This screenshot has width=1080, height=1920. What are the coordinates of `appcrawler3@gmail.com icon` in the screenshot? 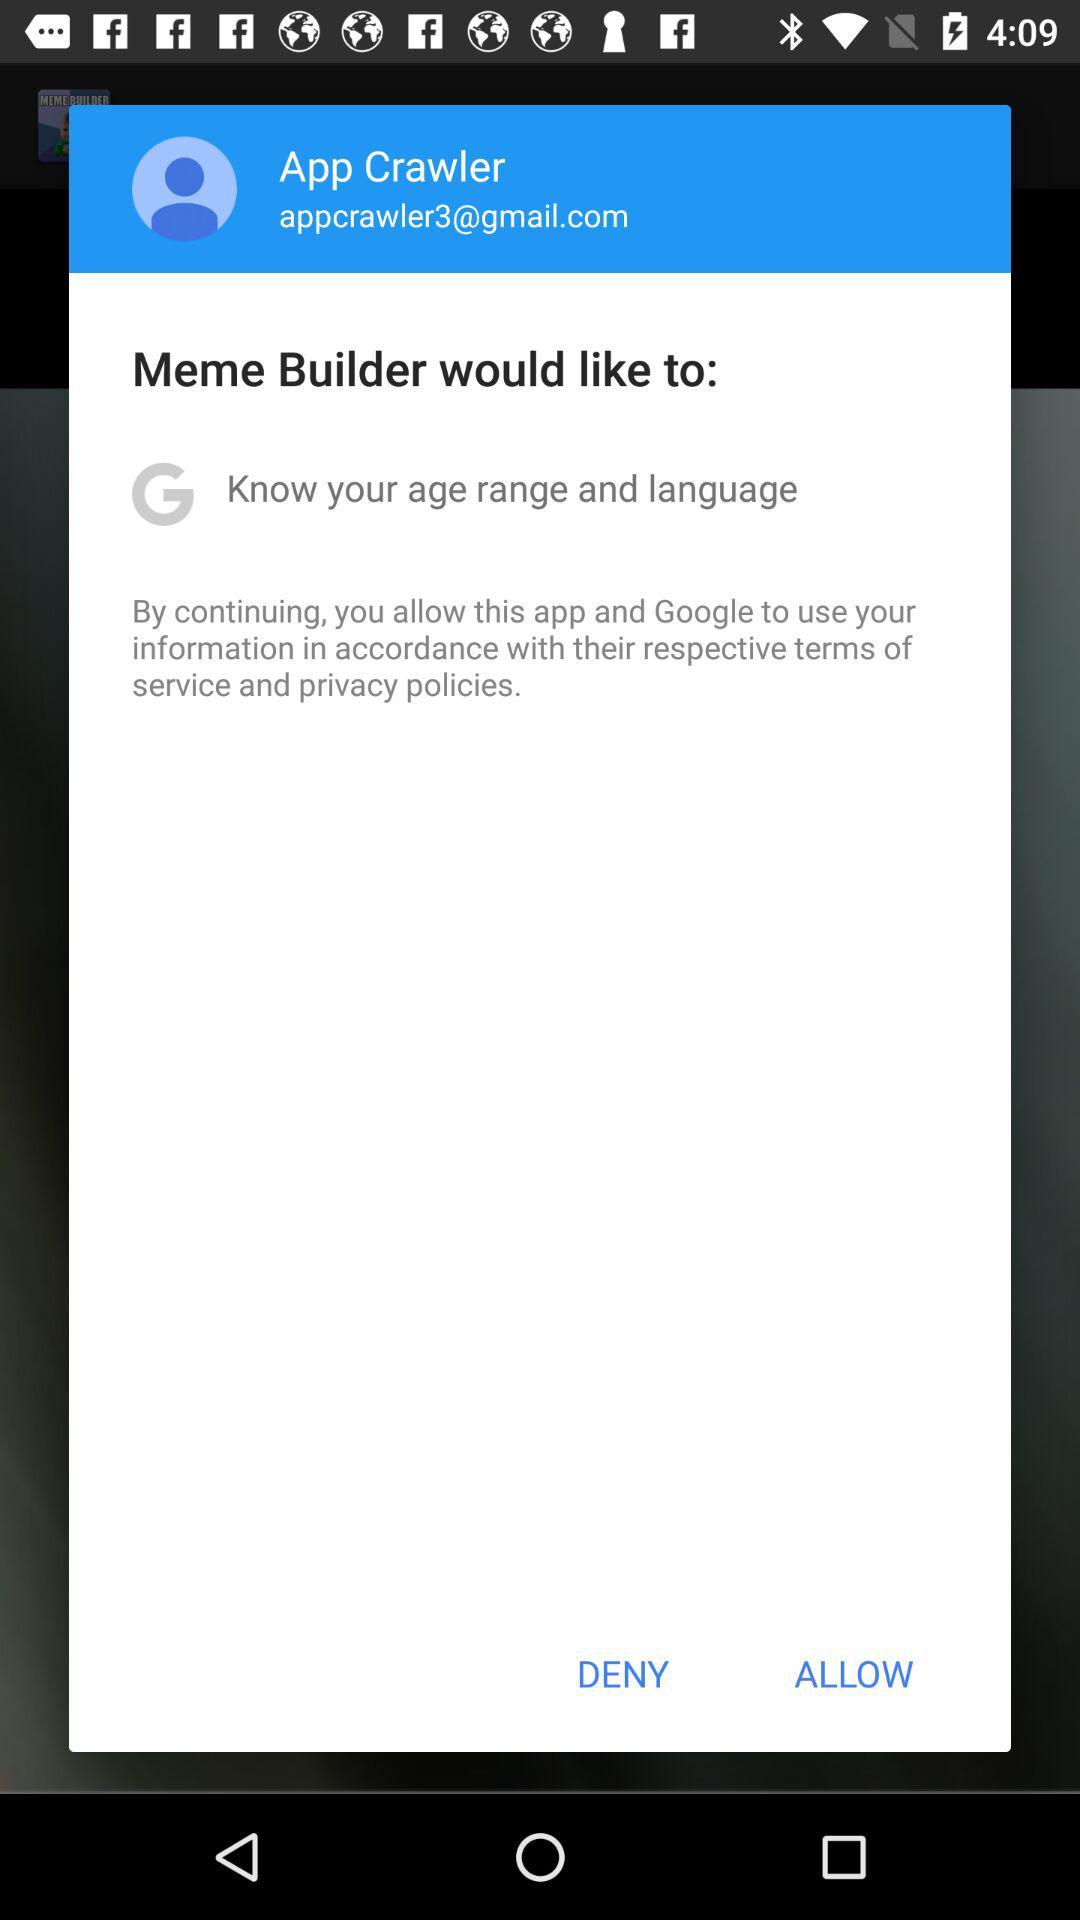 It's located at (454, 214).